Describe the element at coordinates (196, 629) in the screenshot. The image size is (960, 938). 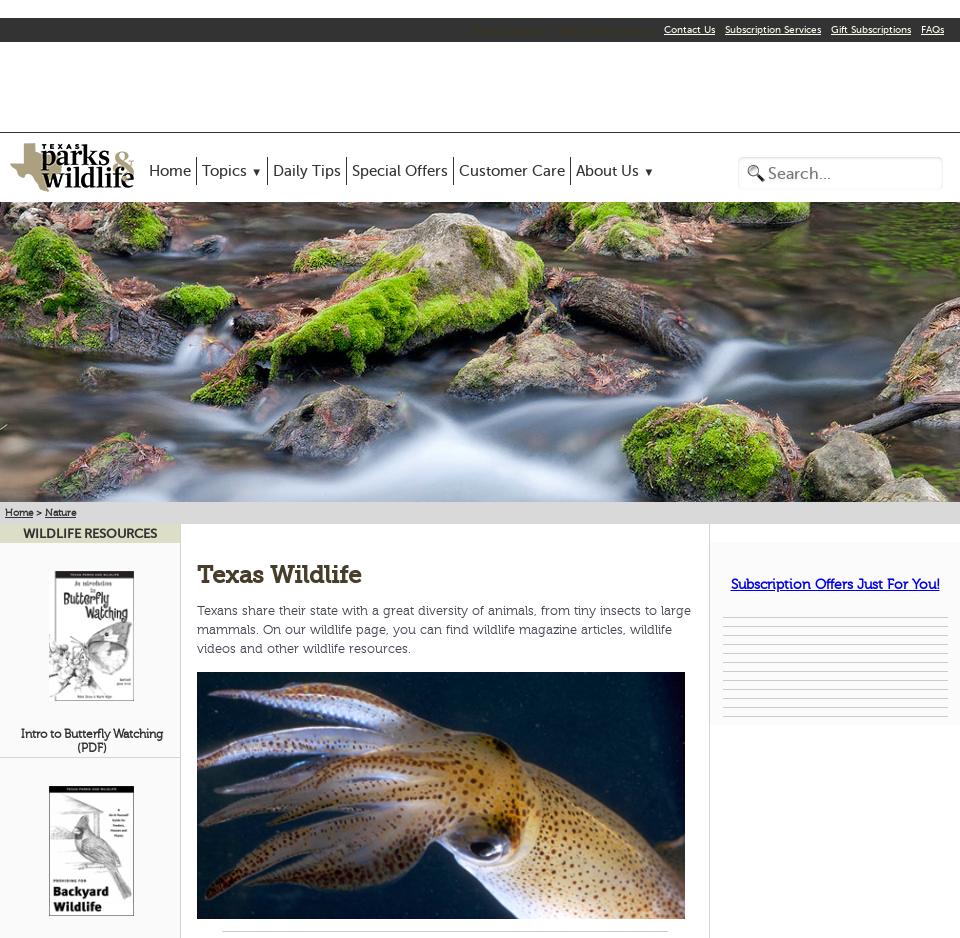
I see `'Texans share their state with a great diversity of animals, from tiny insects to large mammals. On our wildlife page, you can find wildlife magazine articles, wildlife videos and other wildlife resources.'` at that location.